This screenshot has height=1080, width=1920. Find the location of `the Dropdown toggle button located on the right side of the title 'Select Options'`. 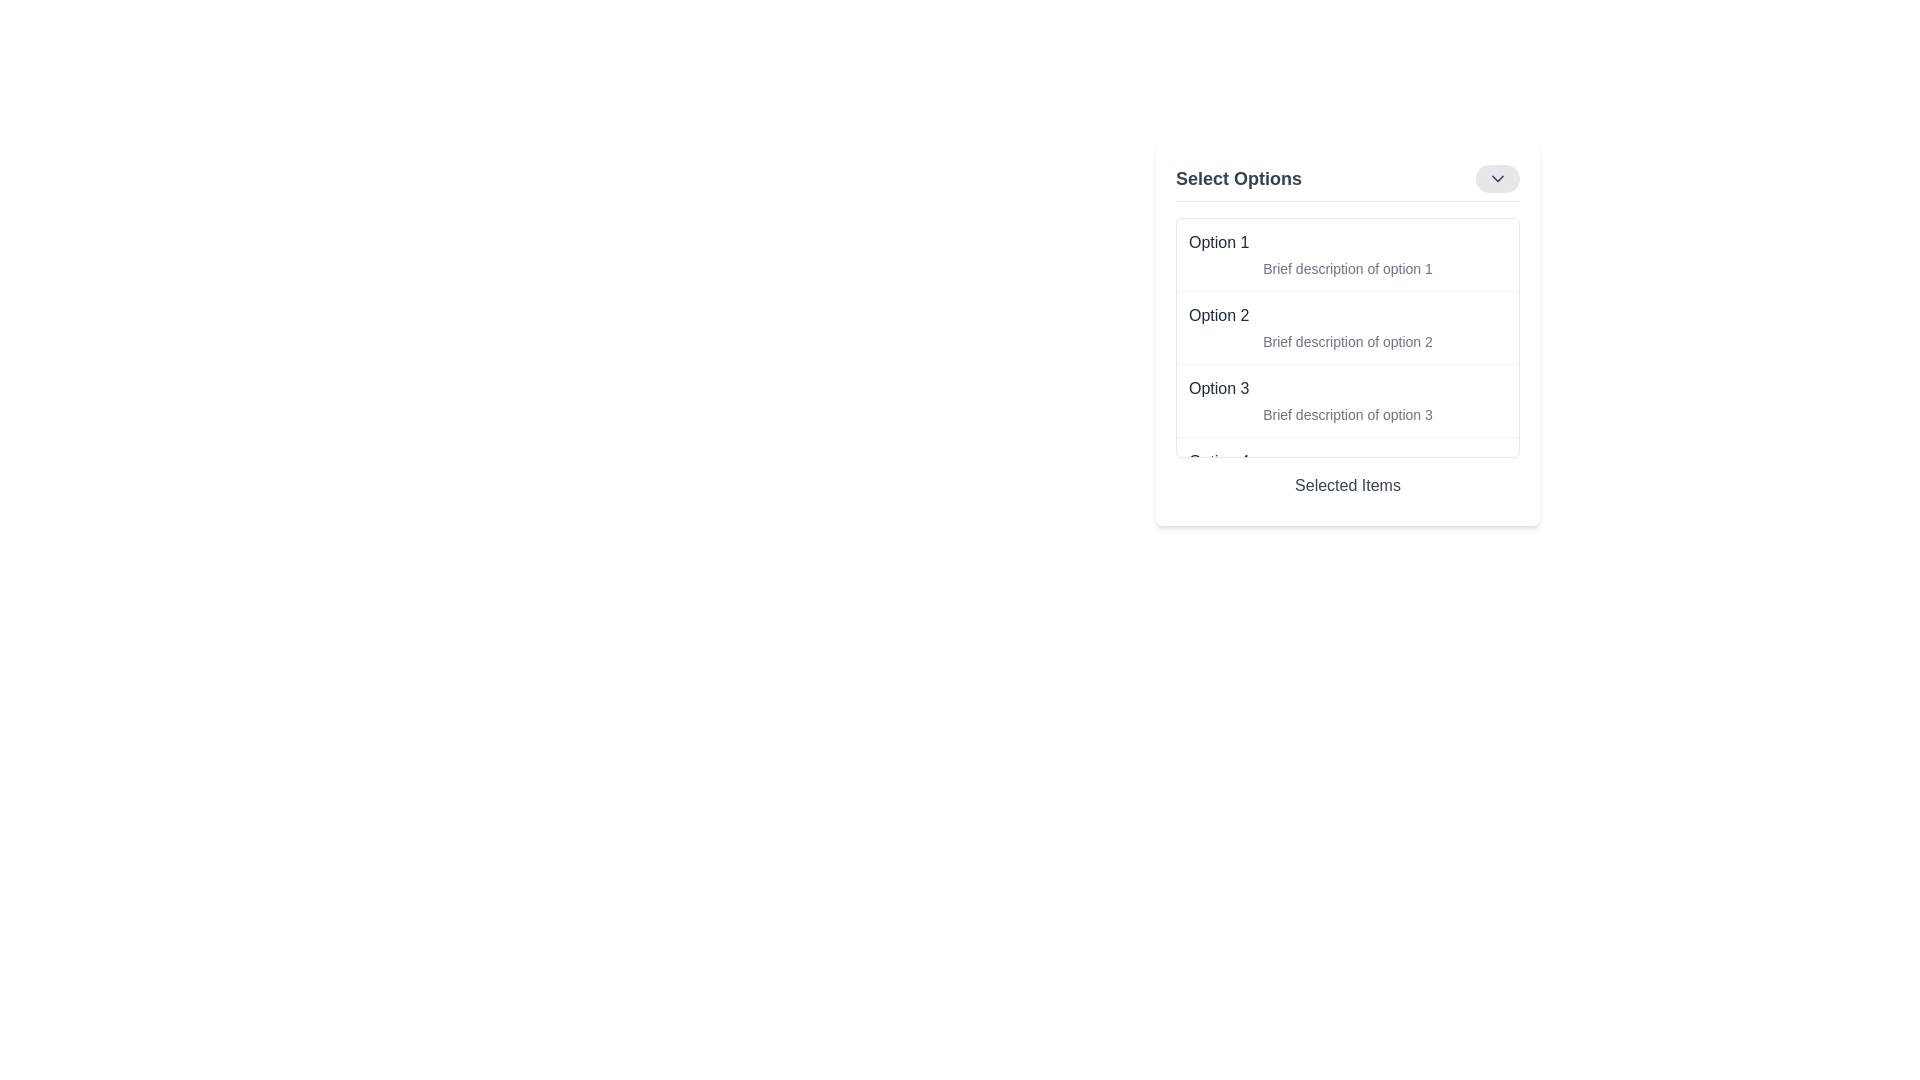

the Dropdown toggle button located on the right side of the title 'Select Options' is located at coordinates (1497, 177).